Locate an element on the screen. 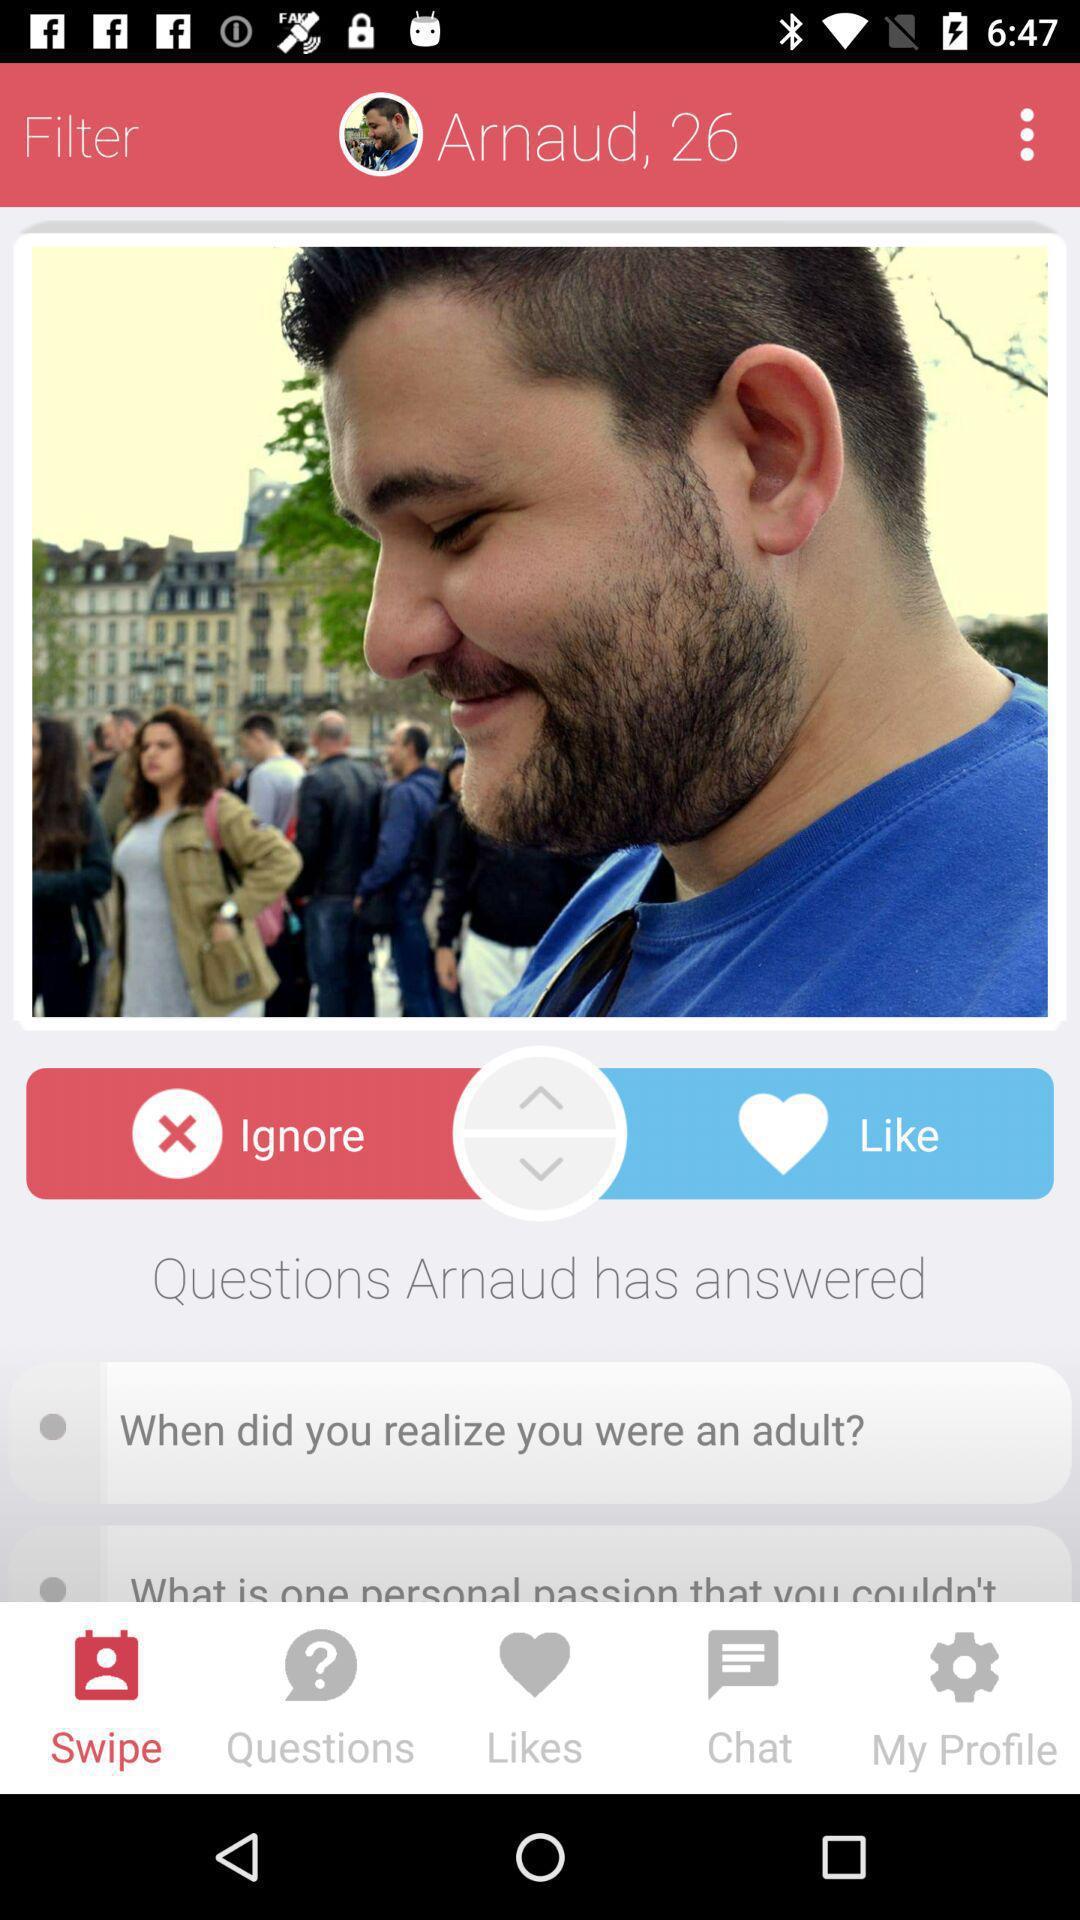 This screenshot has height=1920, width=1080. app next to the arnaud, 26 icon is located at coordinates (1027, 133).